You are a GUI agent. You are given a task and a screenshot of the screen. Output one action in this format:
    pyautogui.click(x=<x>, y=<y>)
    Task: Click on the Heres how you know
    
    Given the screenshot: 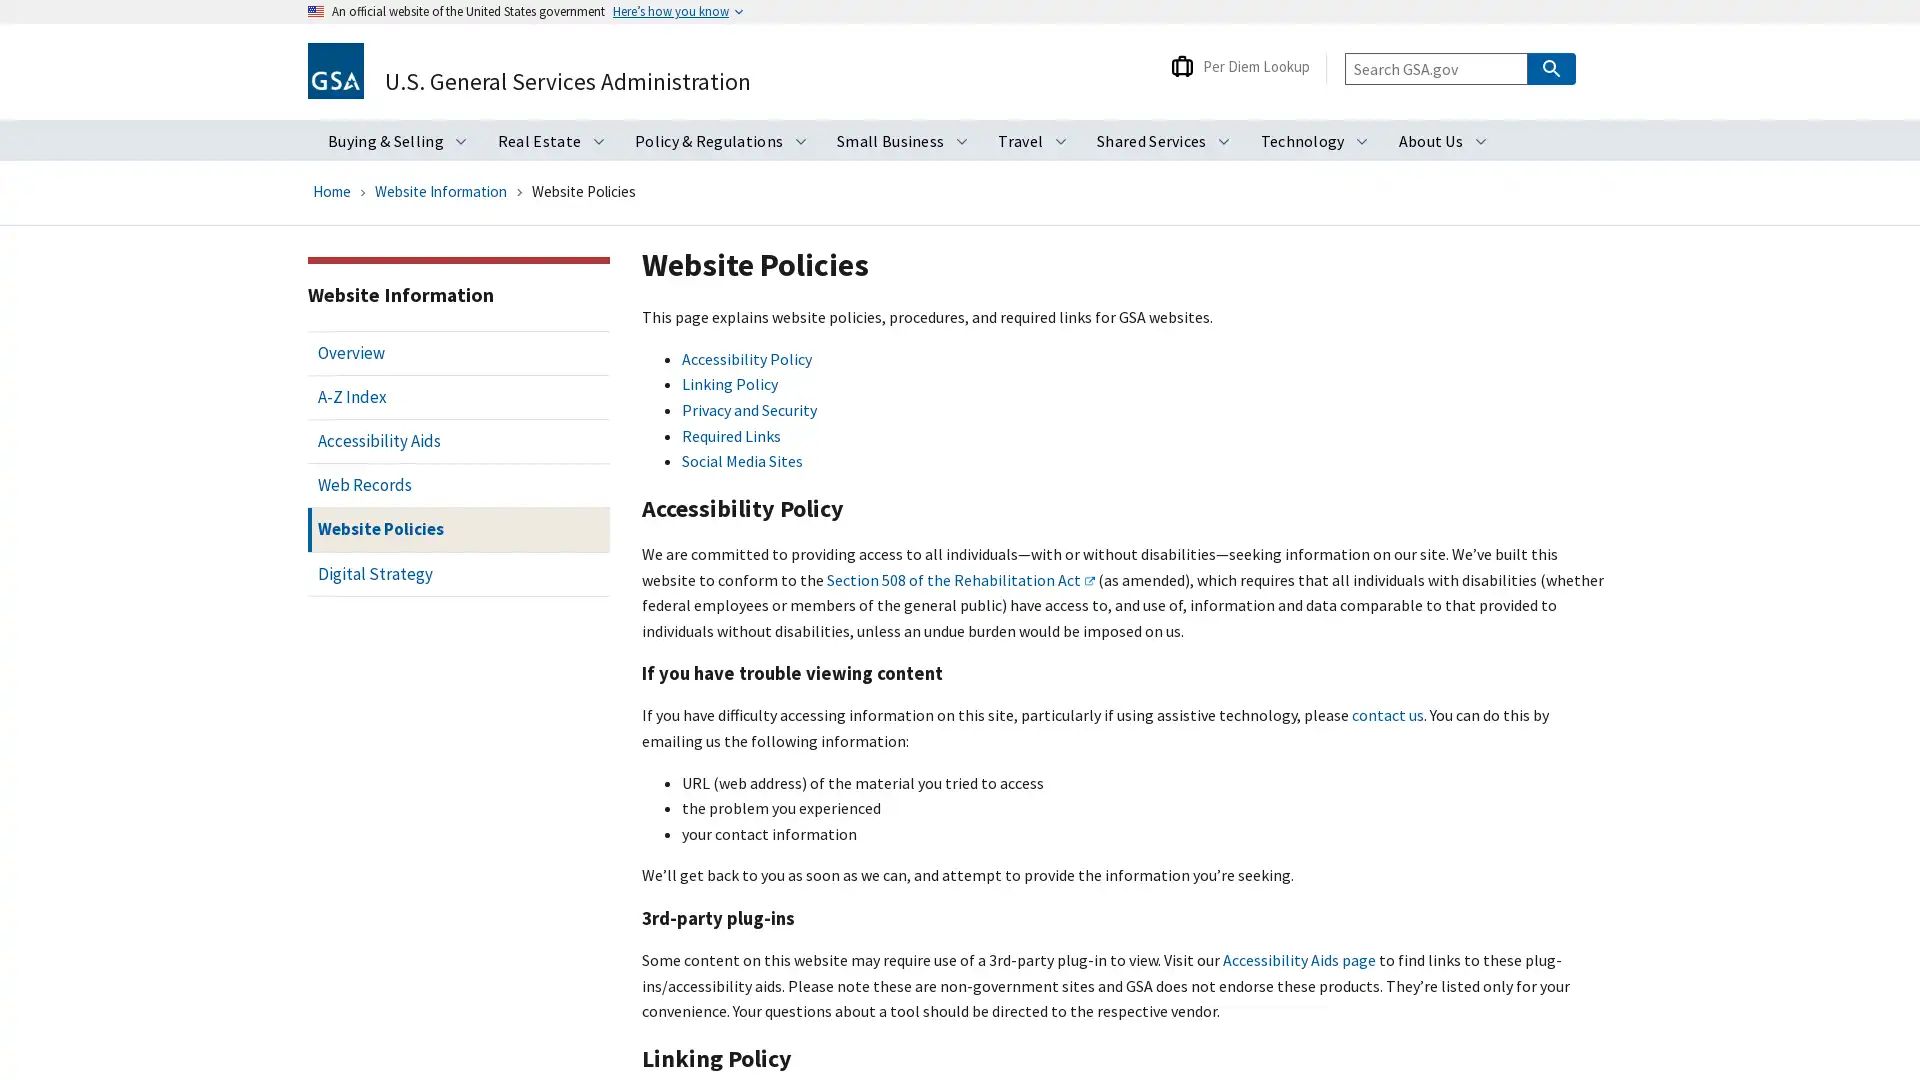 What is the action you would take?
    pyautogui.click(x=671, y=11)
    